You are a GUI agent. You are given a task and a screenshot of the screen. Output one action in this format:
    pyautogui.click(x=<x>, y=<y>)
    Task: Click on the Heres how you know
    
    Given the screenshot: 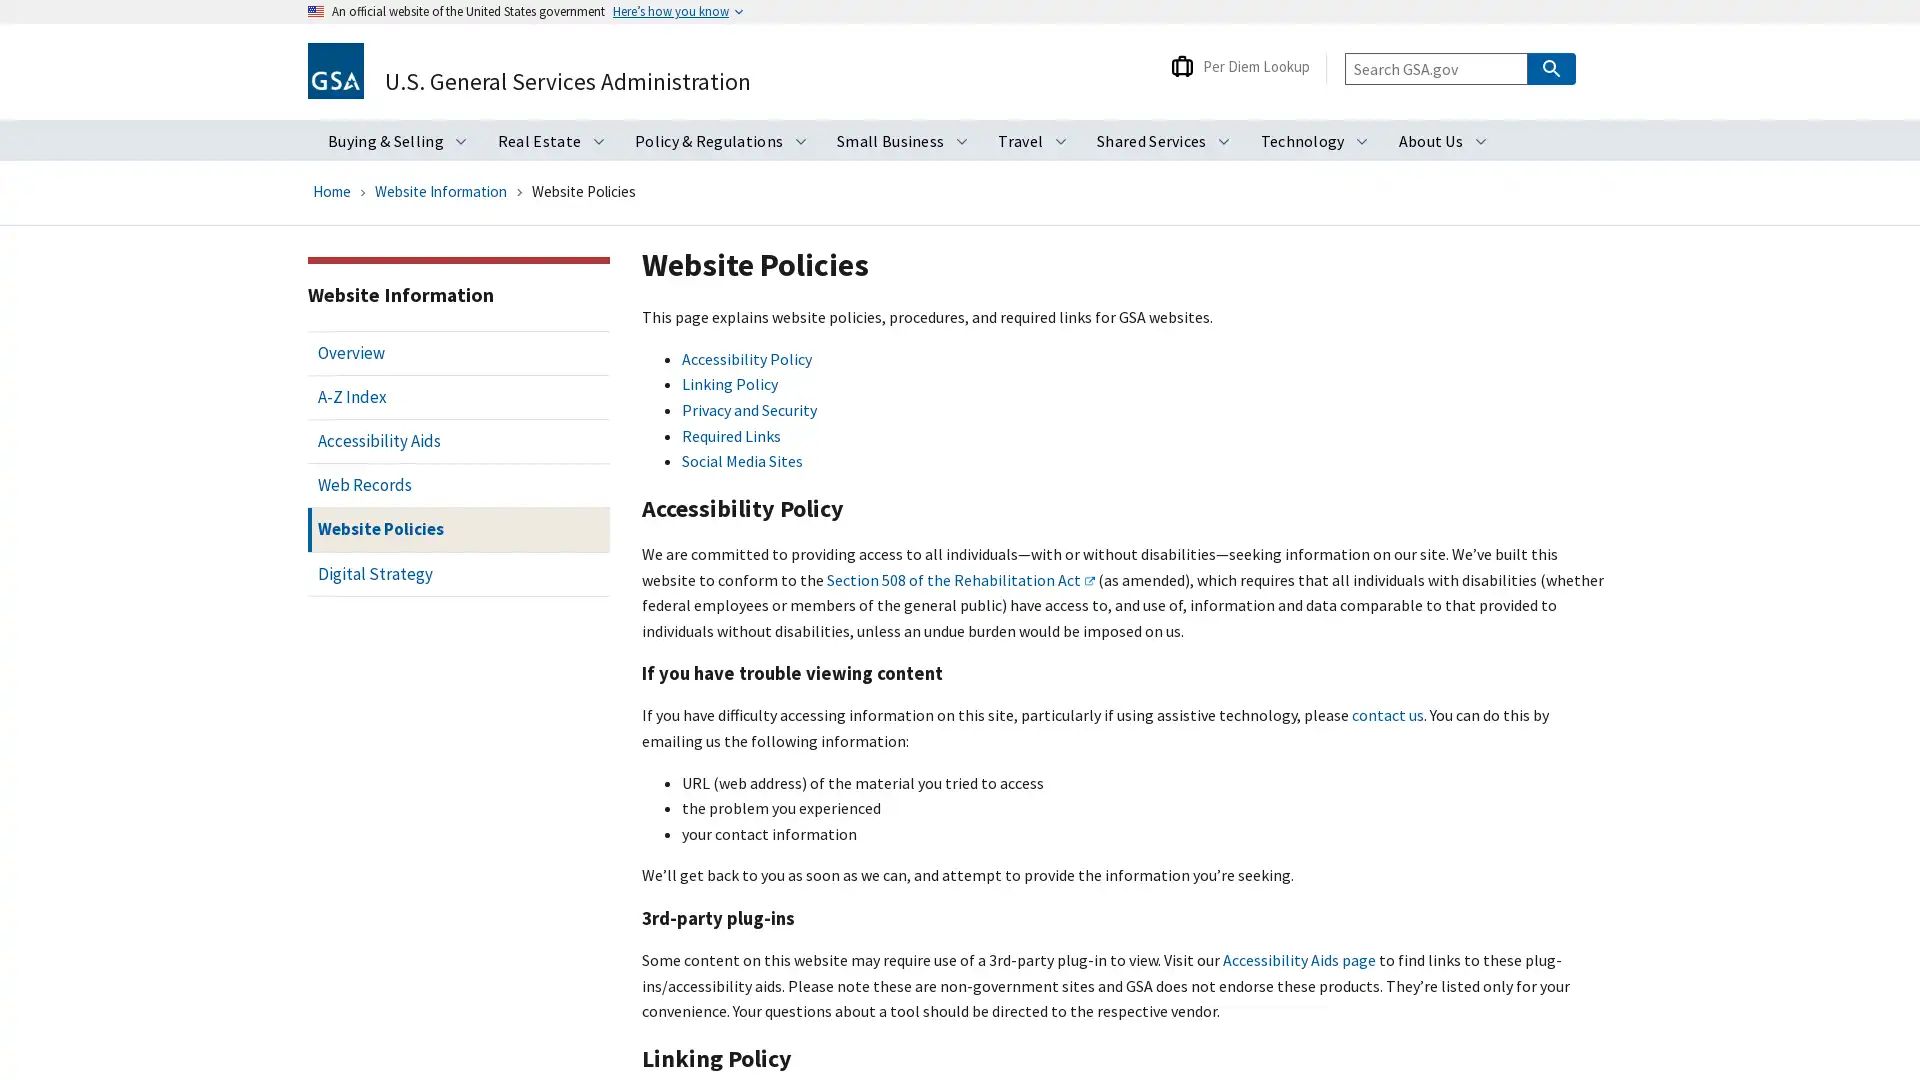 What is the action you would take?
    pyautogui.click(x=671, y=11)
    